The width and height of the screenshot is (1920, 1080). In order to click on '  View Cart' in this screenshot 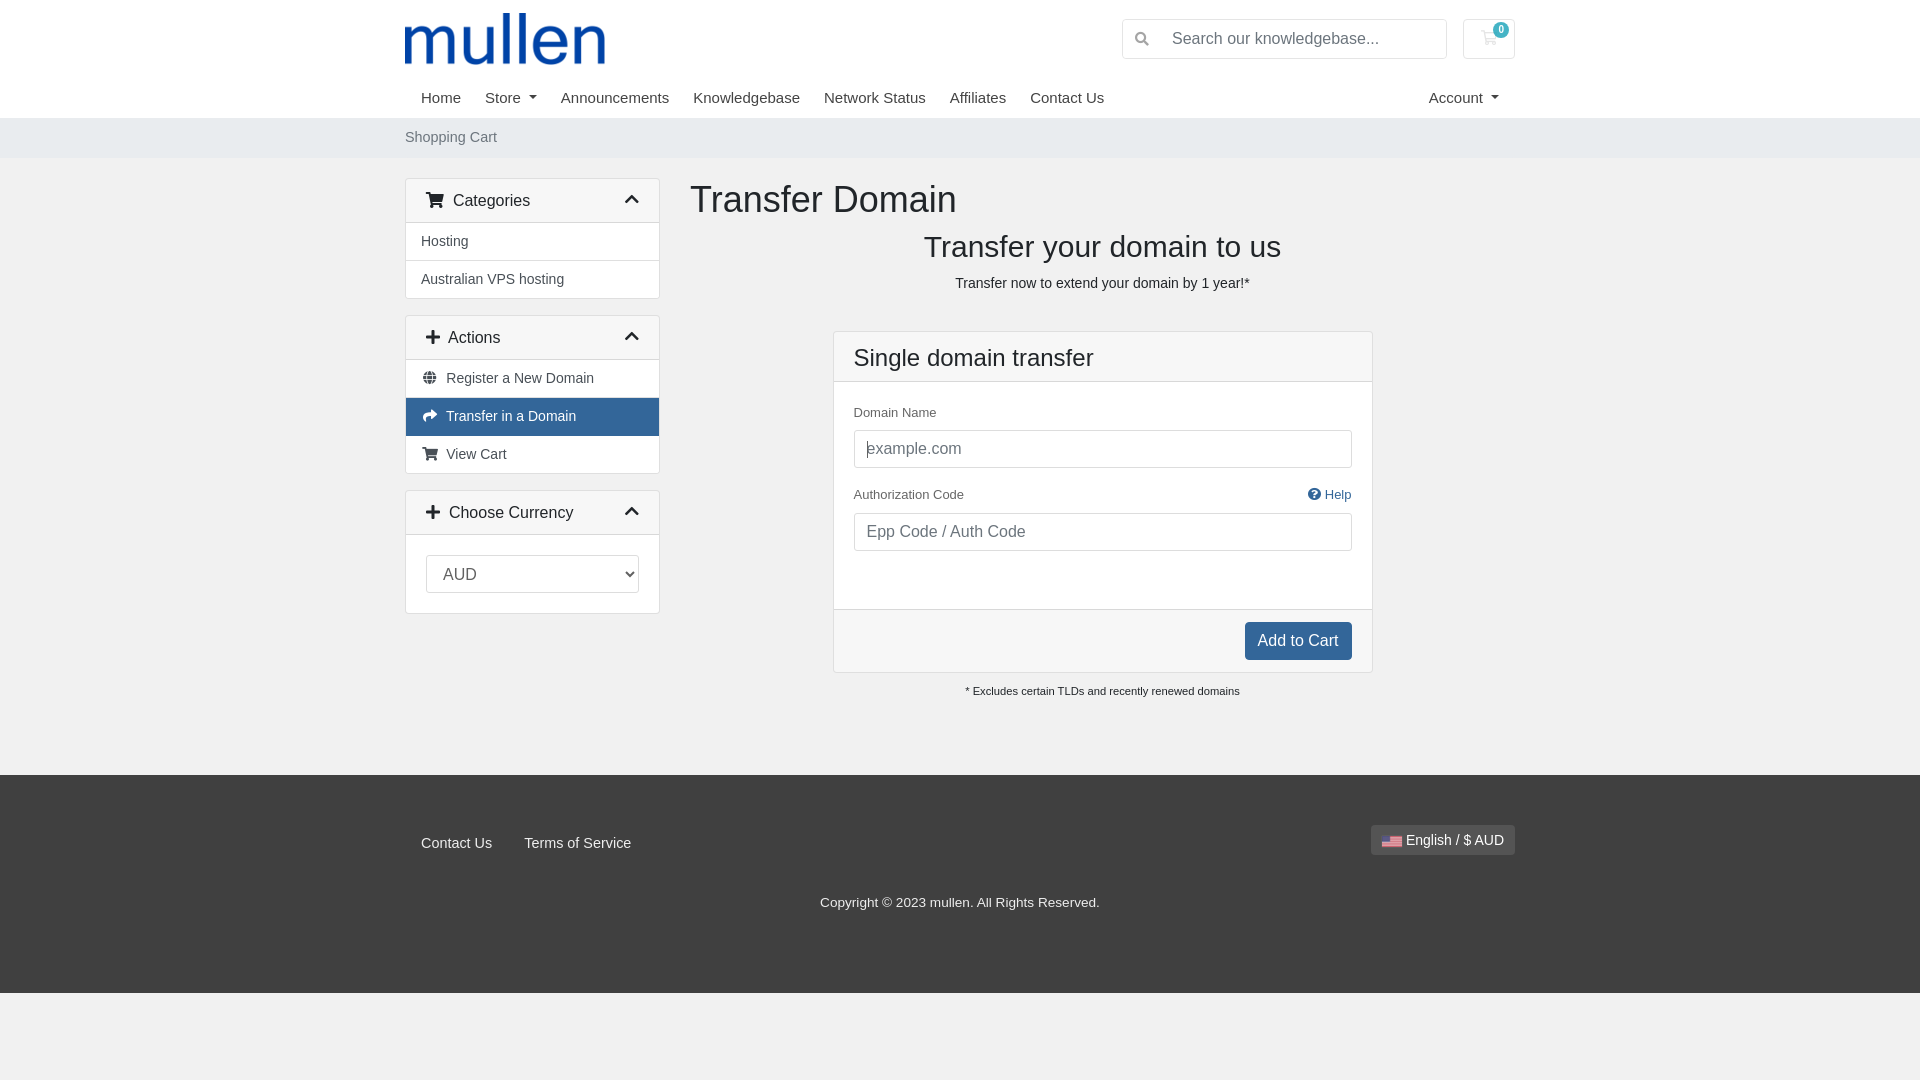, I will do `click(532, 454)`.